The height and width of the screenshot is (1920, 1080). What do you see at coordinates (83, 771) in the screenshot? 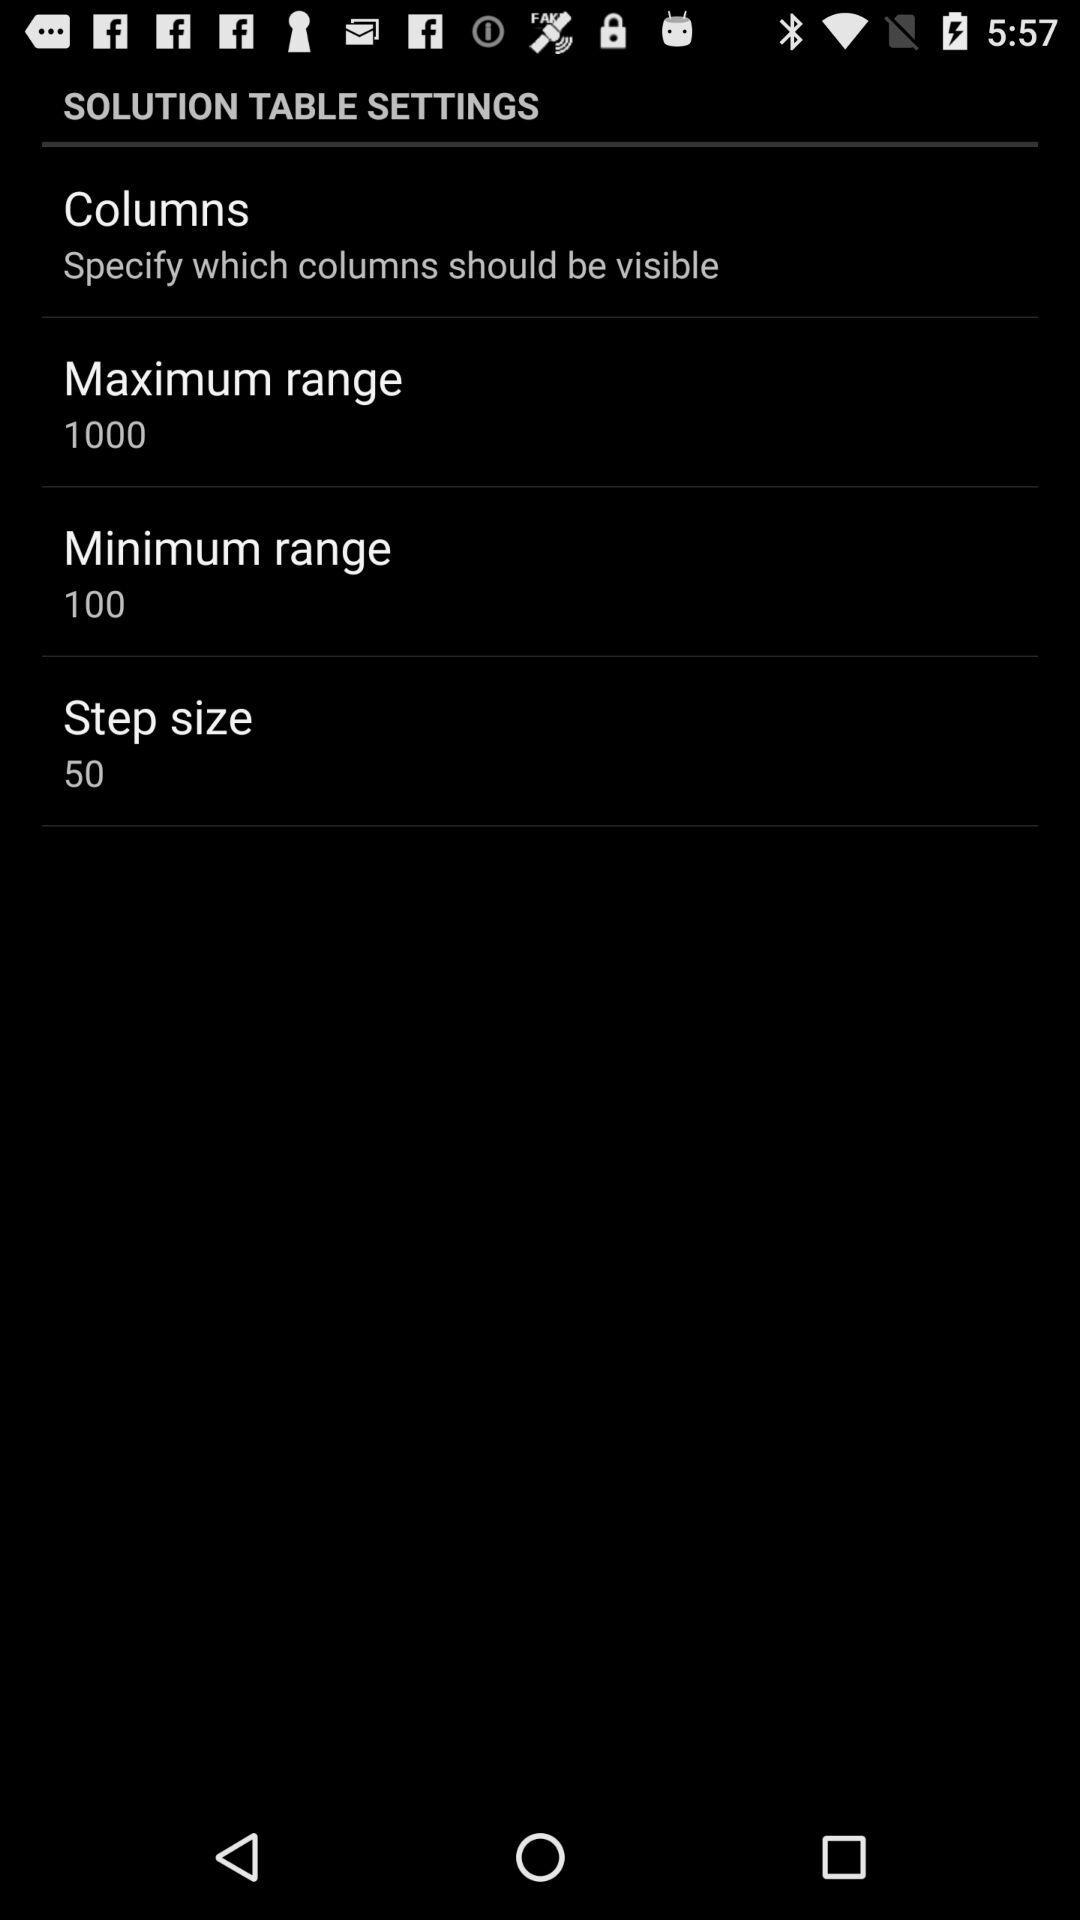
I see `the 50 app` at bounding box center [83, 771].